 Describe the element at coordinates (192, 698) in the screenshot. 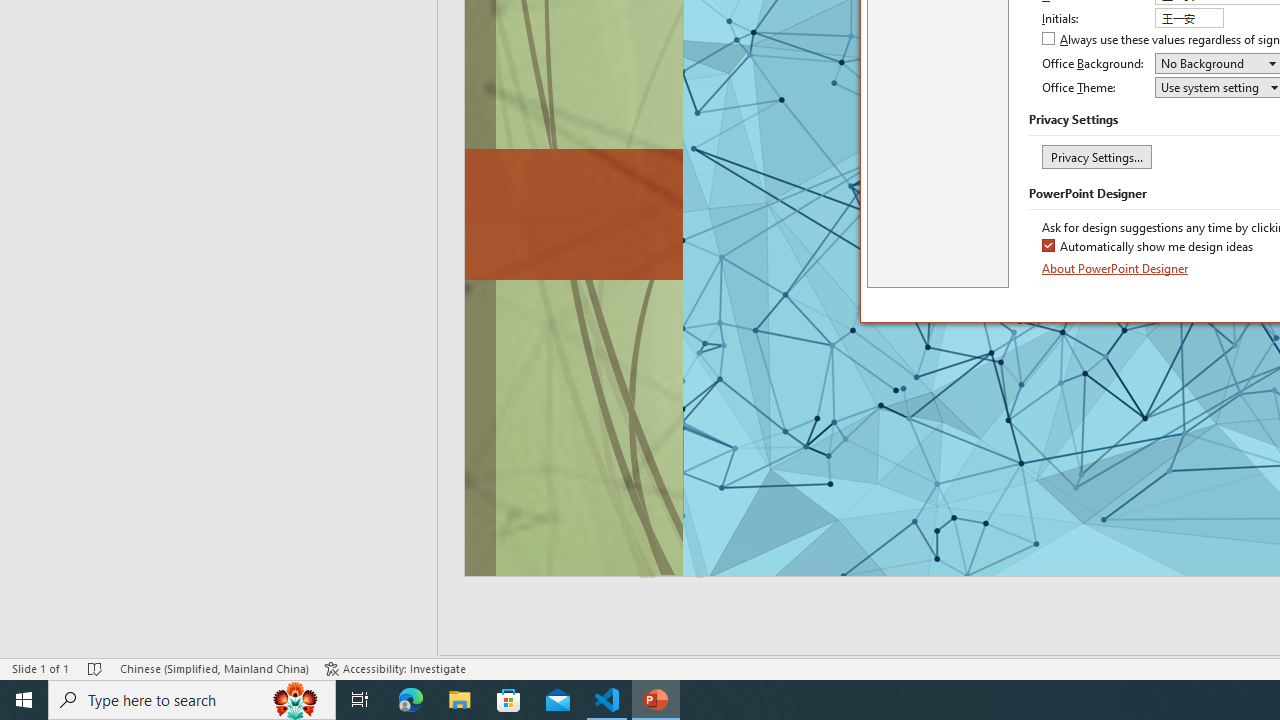

I see `'Type here to search'` at that location.